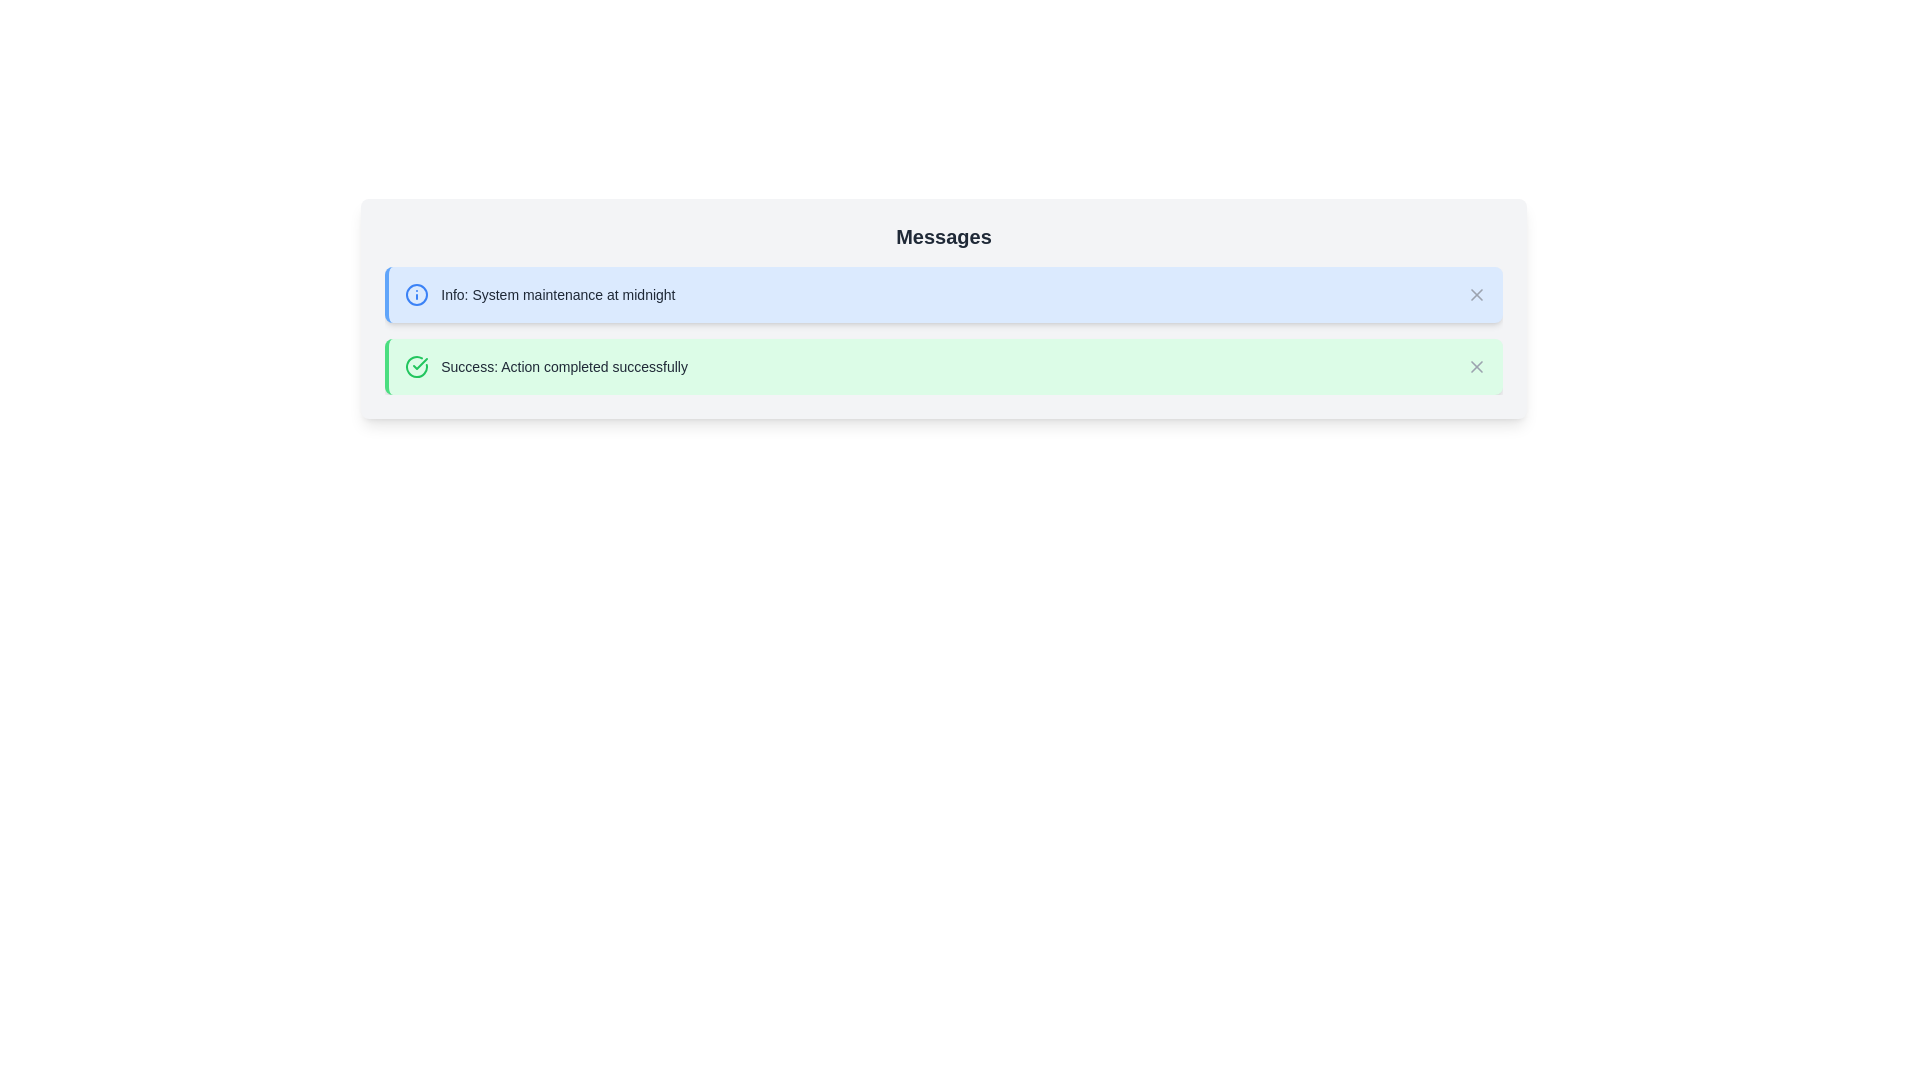 This screenshot has width=1920, height=1080. What do you see at coordinates (1476, 366) in the screenshot?
I see `the dismiss button located in the top-right corner of the green notification box` at bounding box center [1476, 366].